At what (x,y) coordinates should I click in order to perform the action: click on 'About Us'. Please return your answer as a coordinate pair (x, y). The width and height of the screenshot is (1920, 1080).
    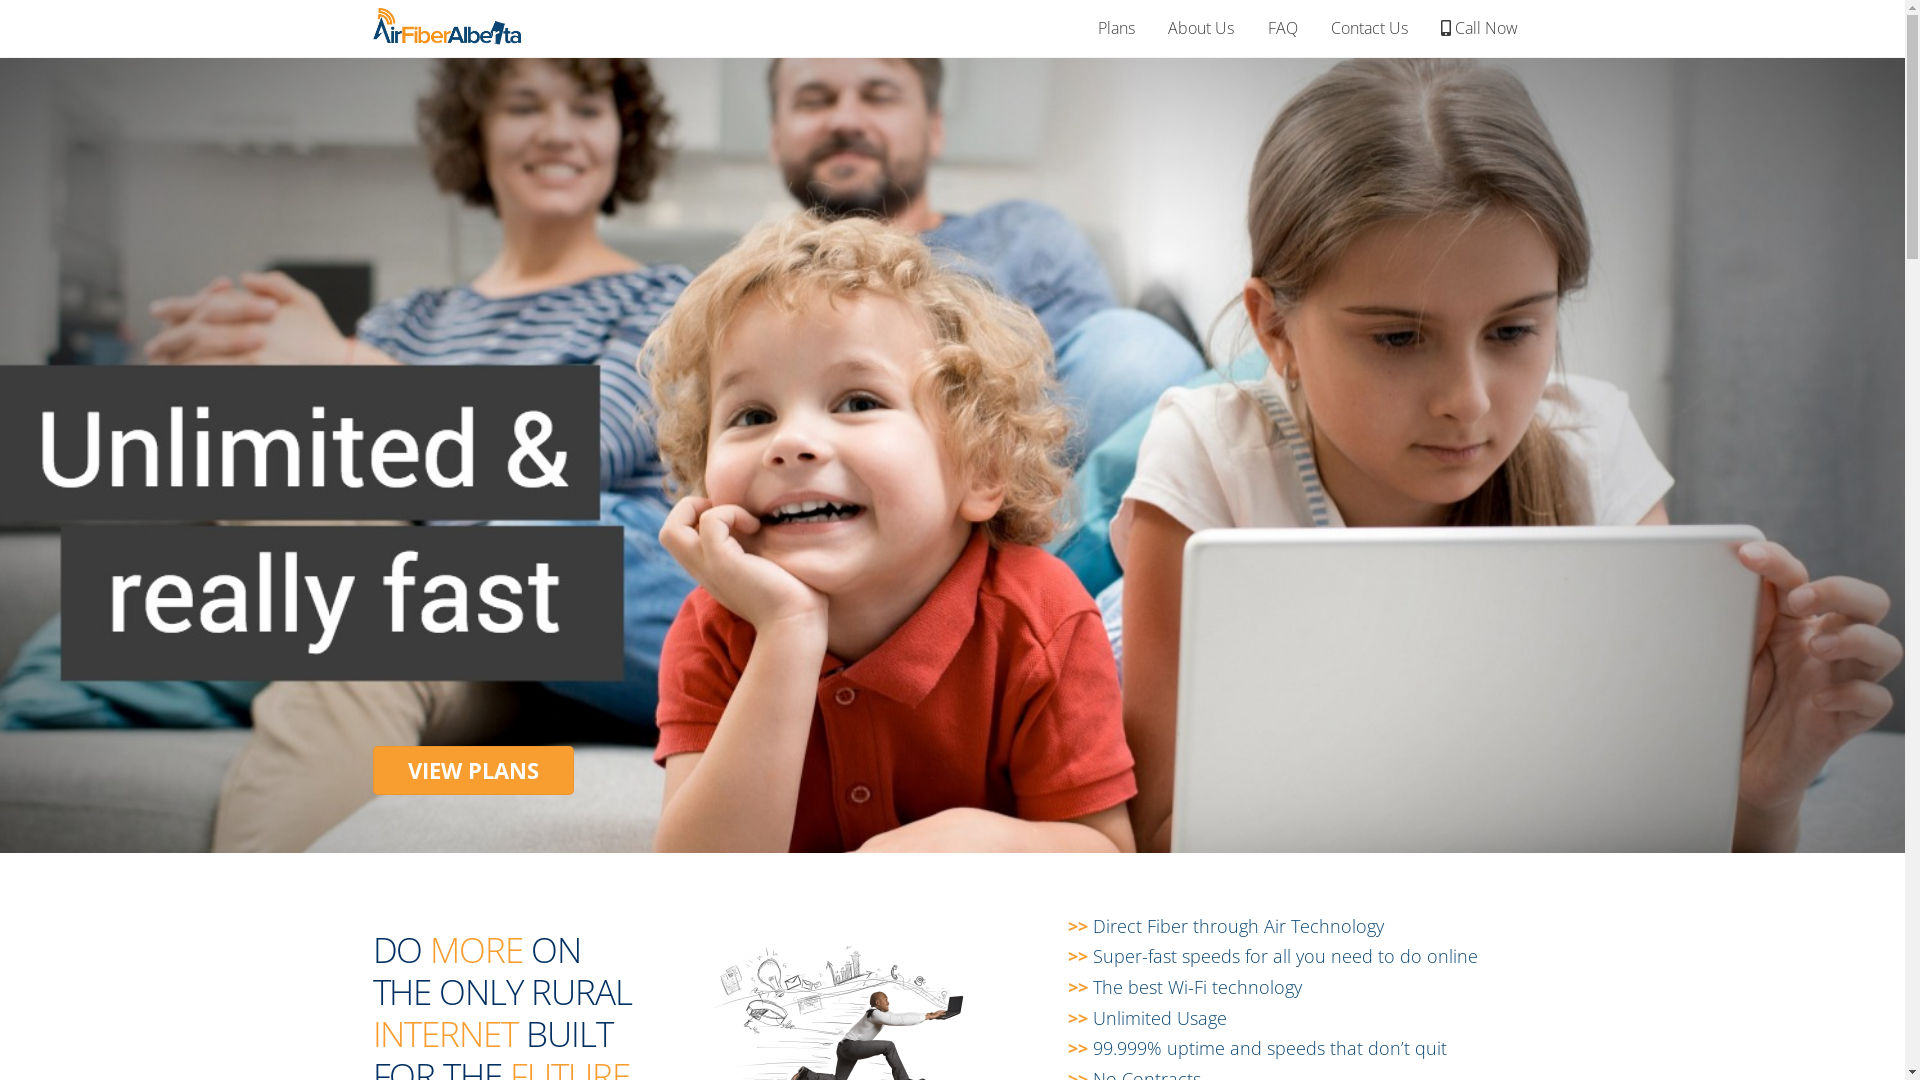
    Looking at the image, I should click on (1200, 27).